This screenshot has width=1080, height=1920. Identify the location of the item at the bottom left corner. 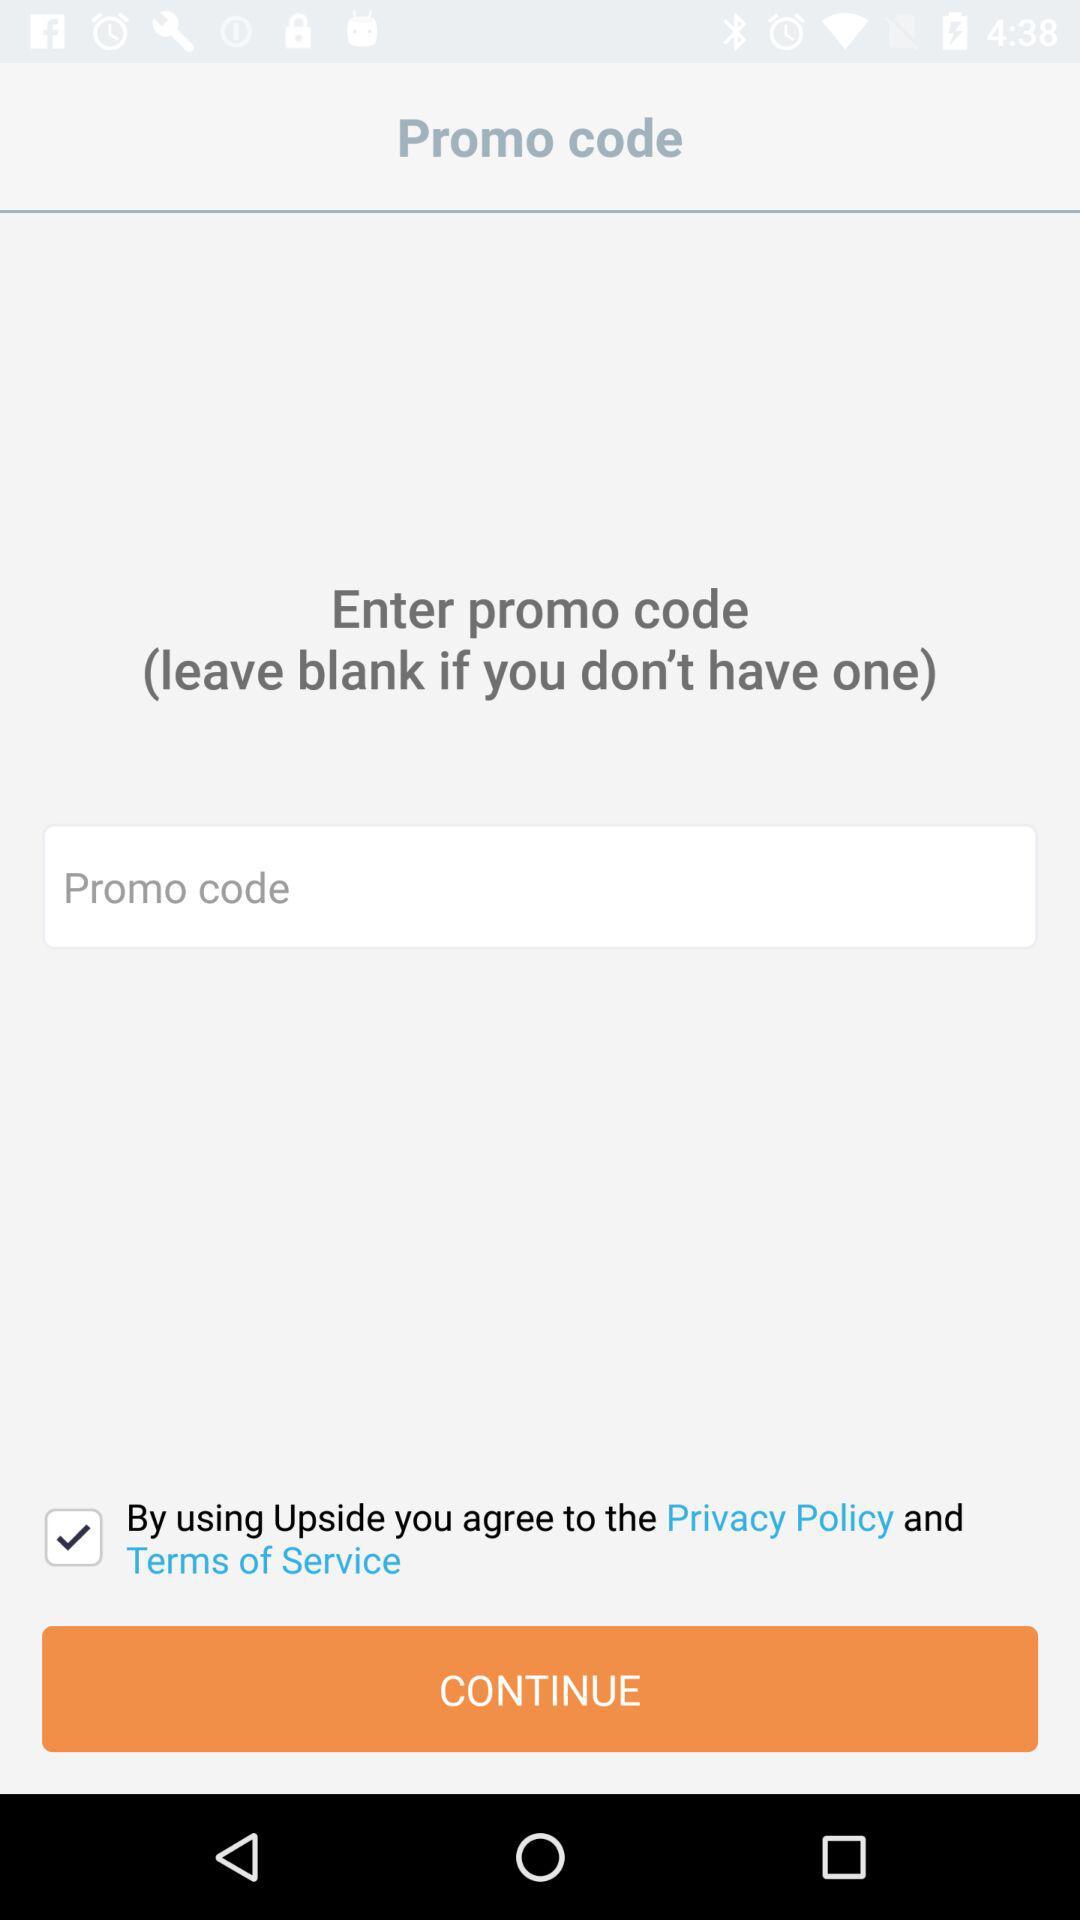
(72, 1536).